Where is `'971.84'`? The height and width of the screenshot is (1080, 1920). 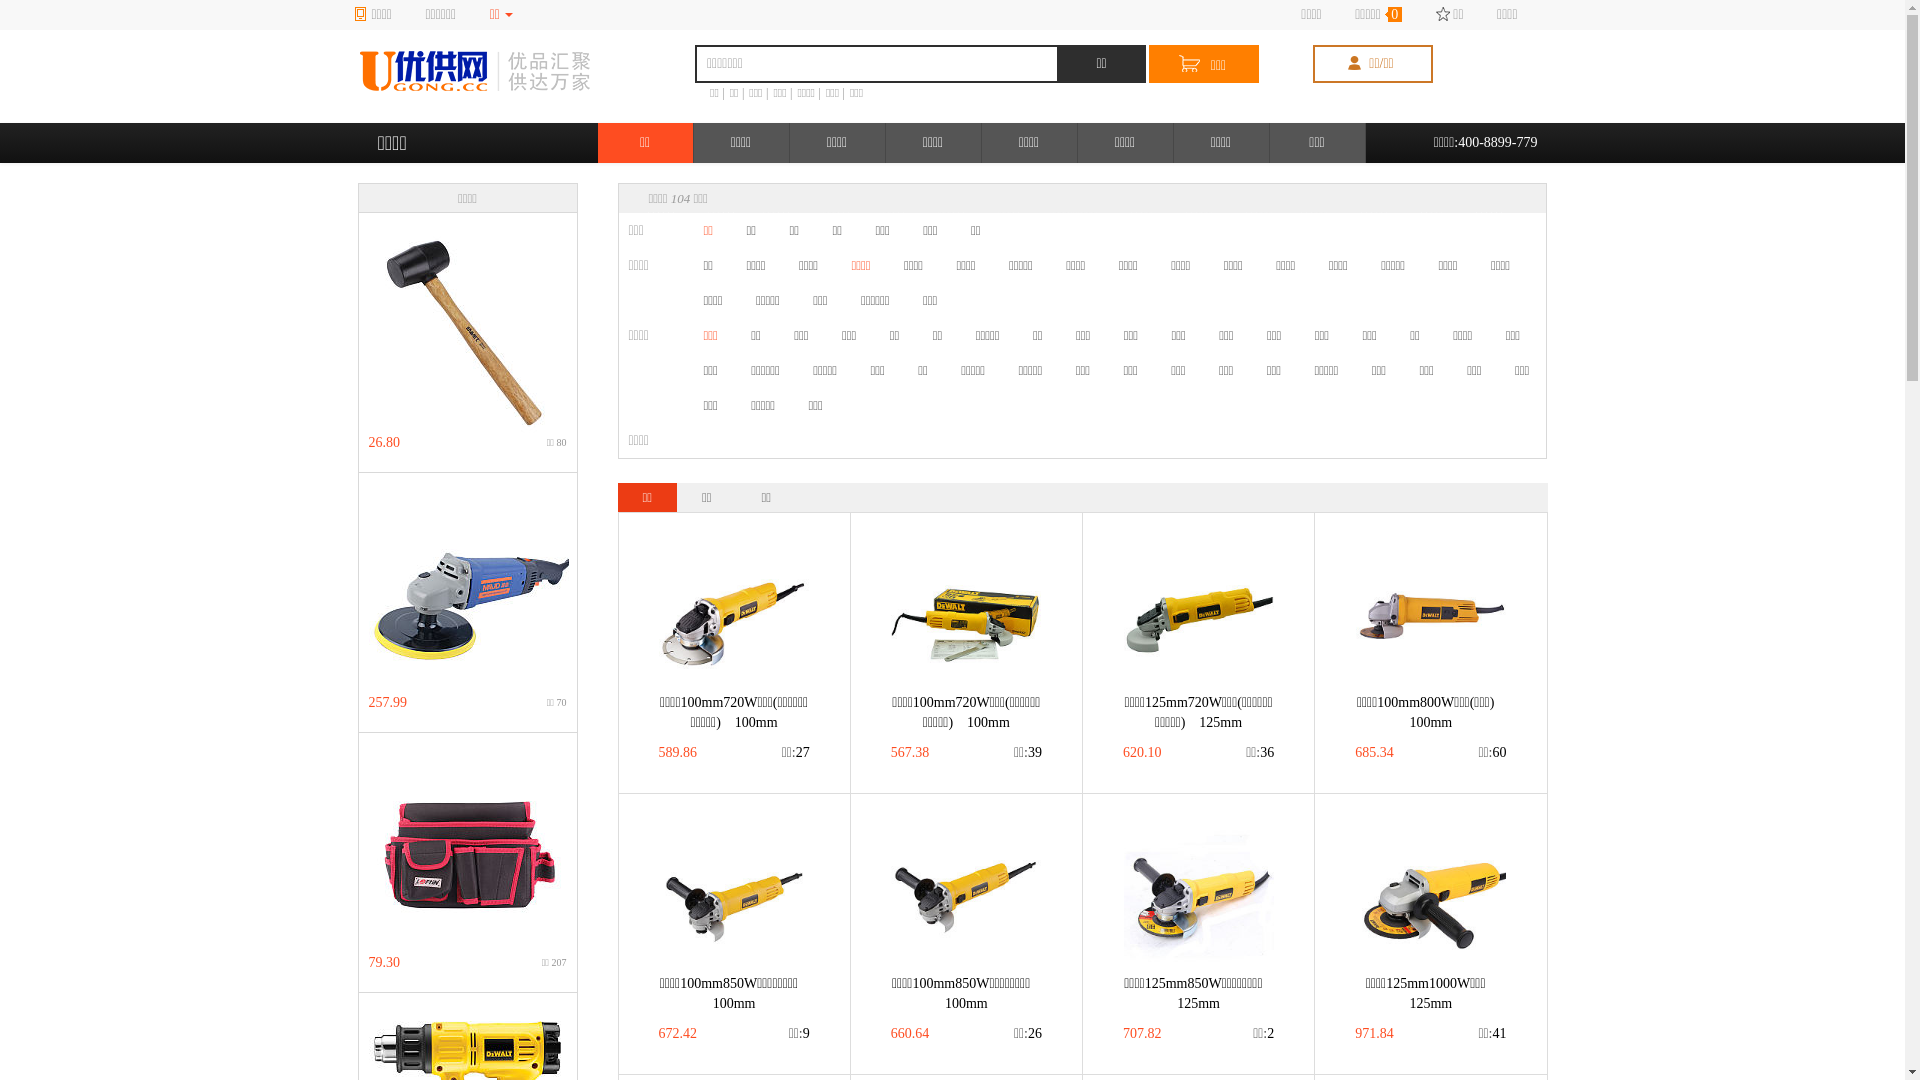 '971.84' is located at coordinates (1373, 1033).